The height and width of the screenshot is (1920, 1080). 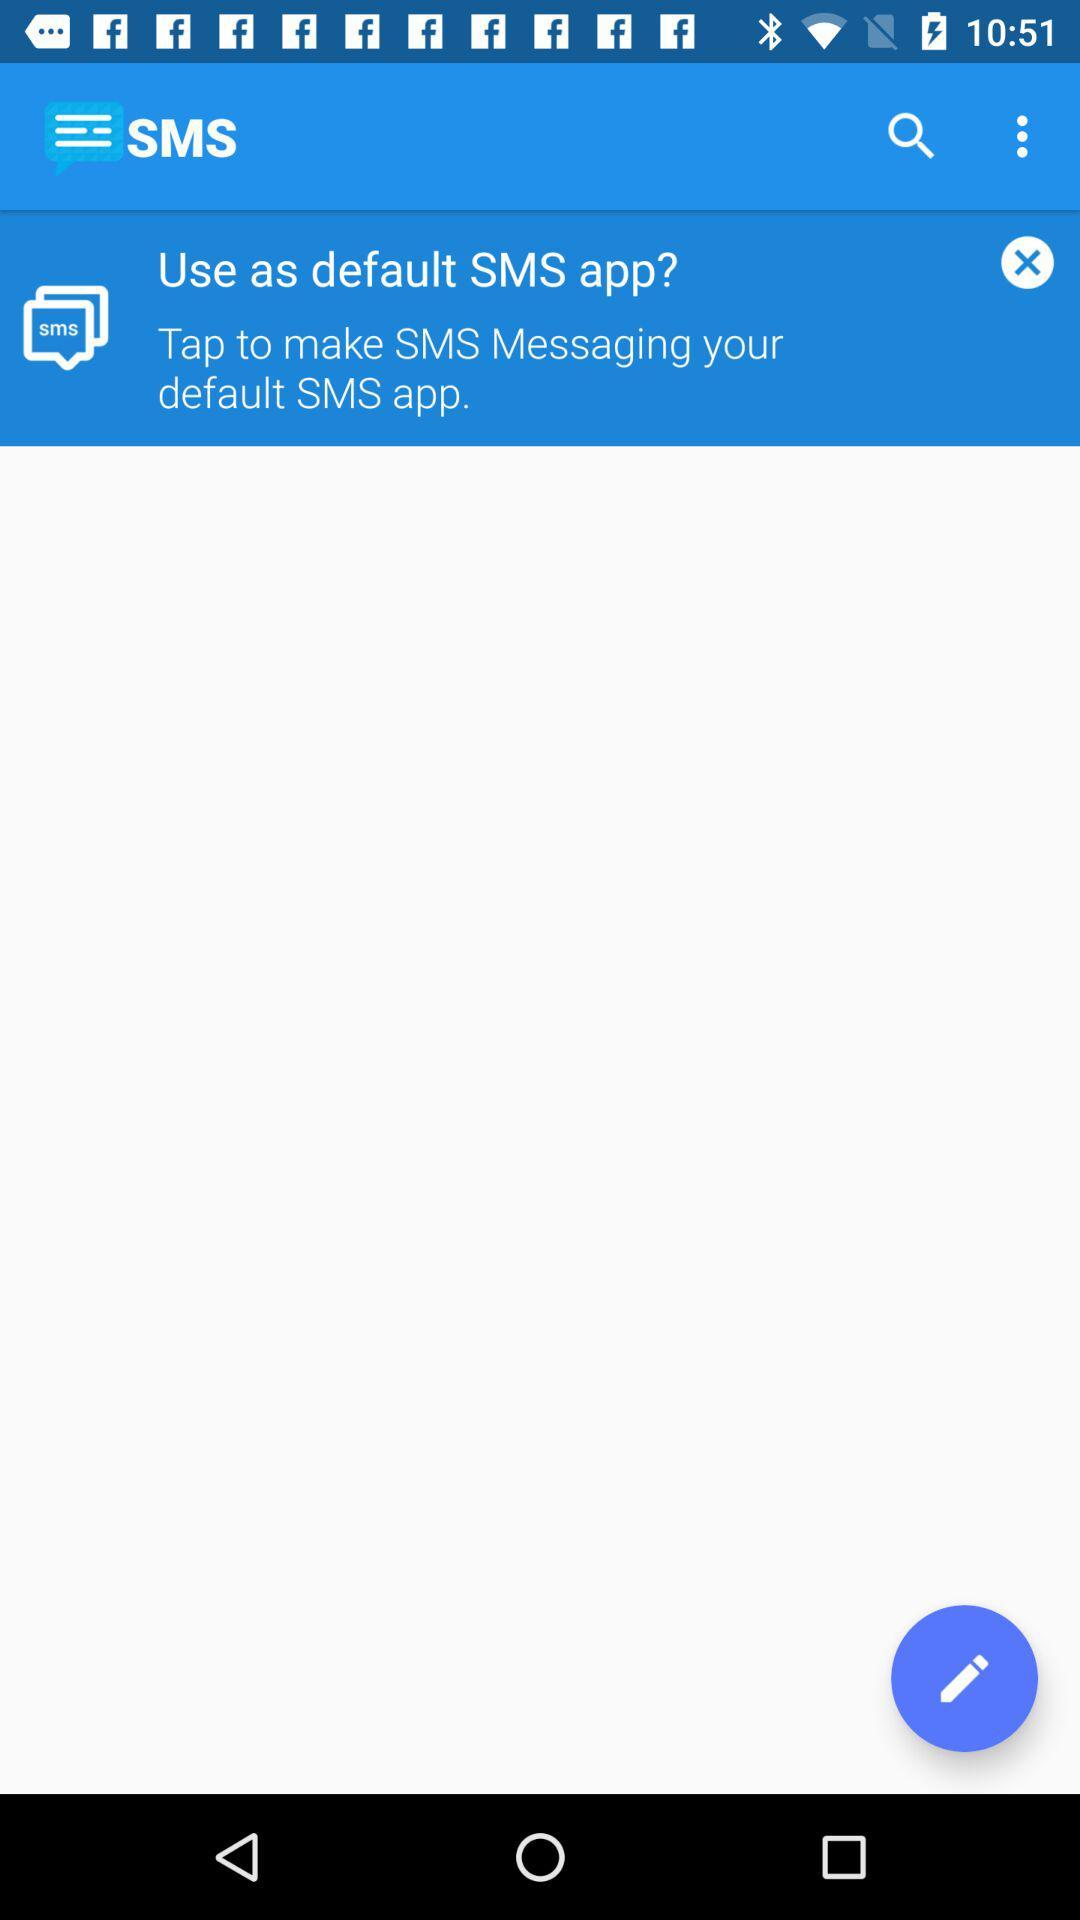 I want to click on the app to the right of sms app, so click(x=911, y=135).